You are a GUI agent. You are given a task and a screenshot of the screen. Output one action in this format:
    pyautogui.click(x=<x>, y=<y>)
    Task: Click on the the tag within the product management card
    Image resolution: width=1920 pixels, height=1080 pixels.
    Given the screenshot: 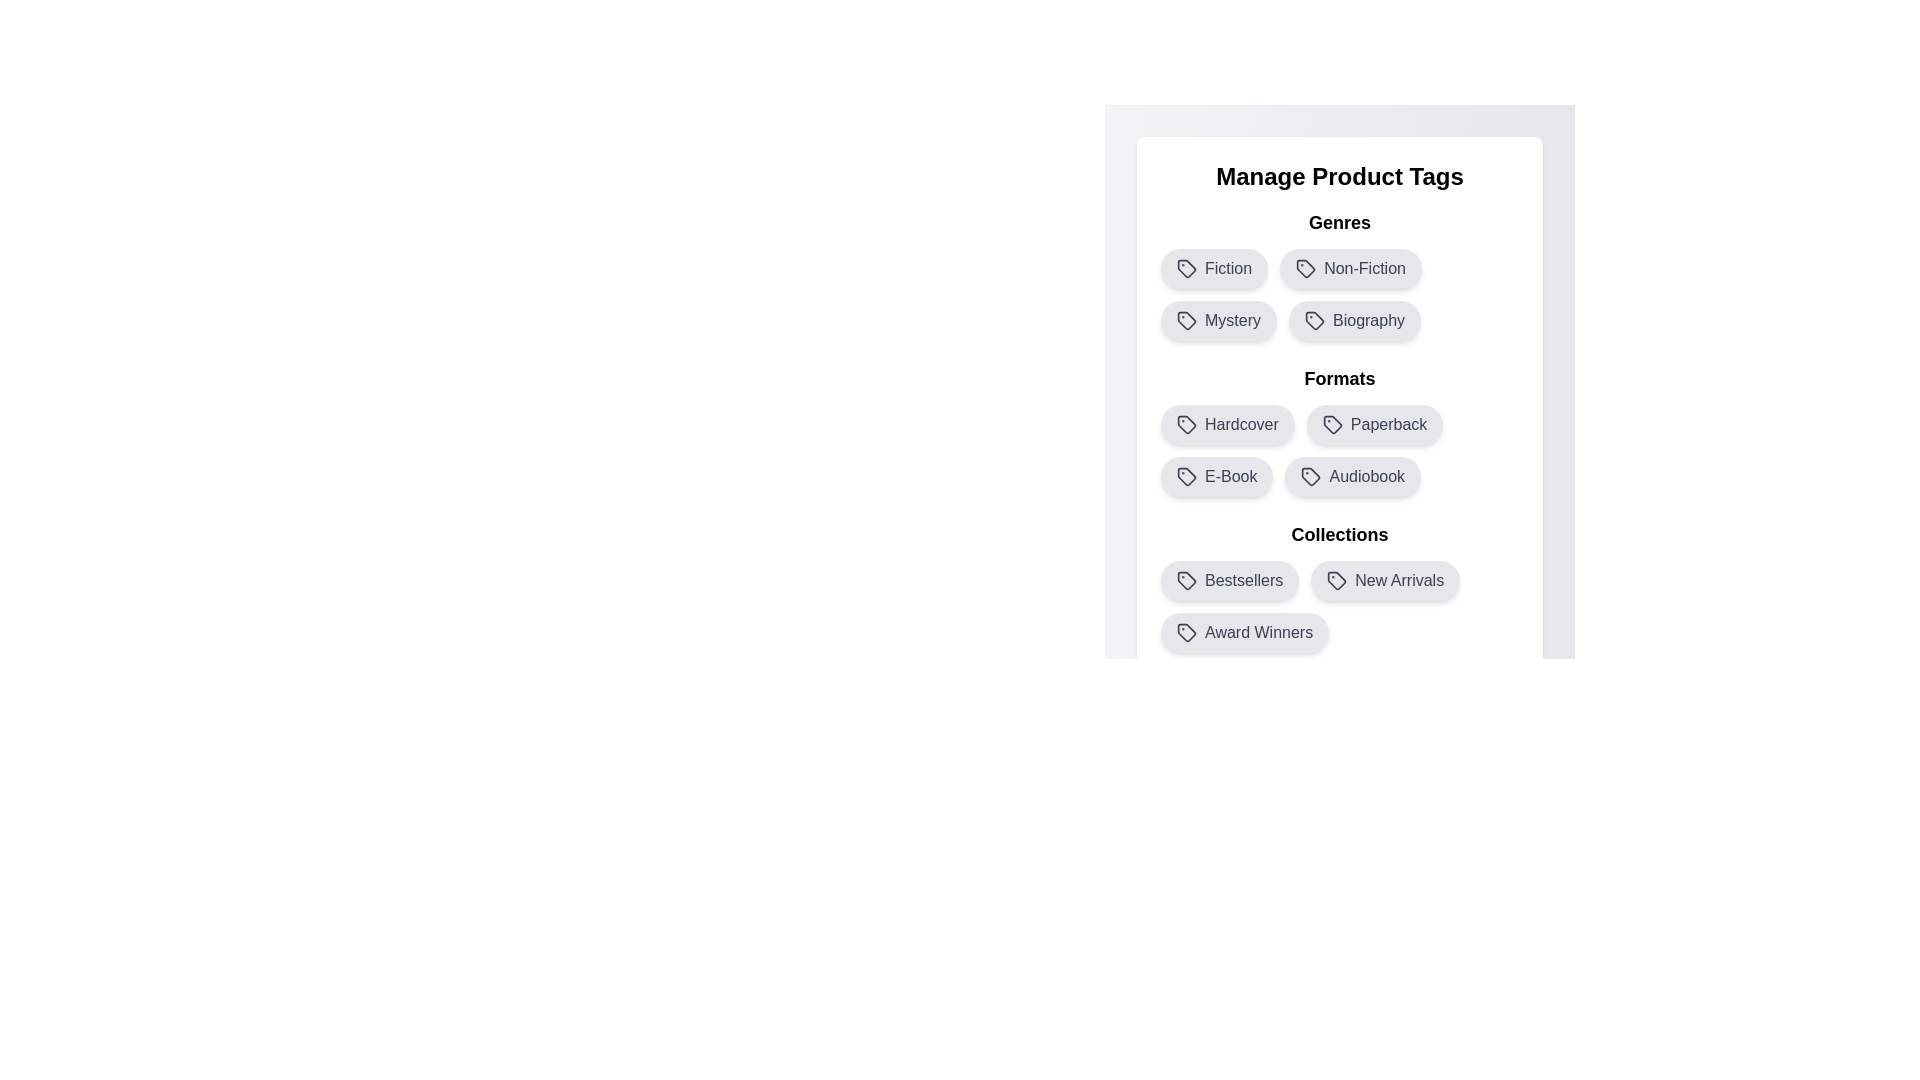 What is the action you would take?
    pyautogui.click(x=1339, y=406)
    